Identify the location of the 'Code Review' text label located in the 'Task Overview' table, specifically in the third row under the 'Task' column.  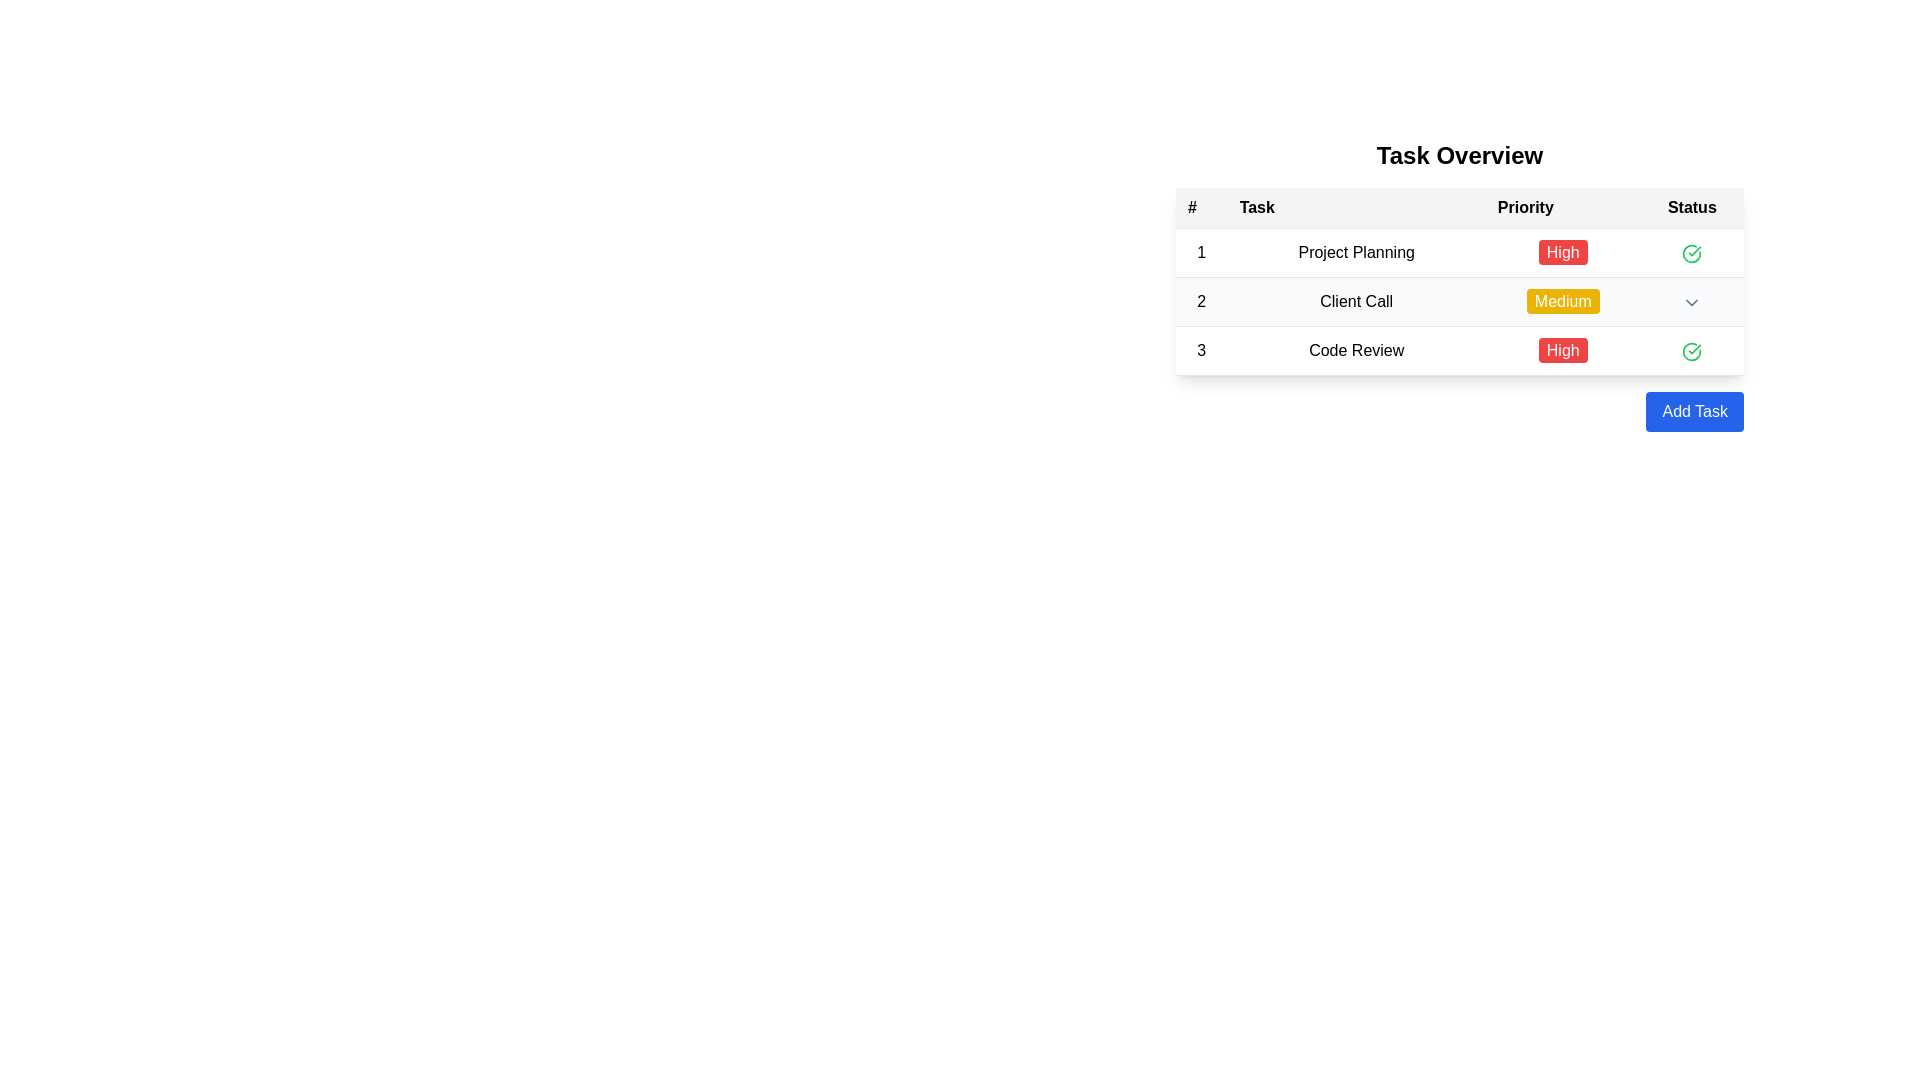
(1356, 350).